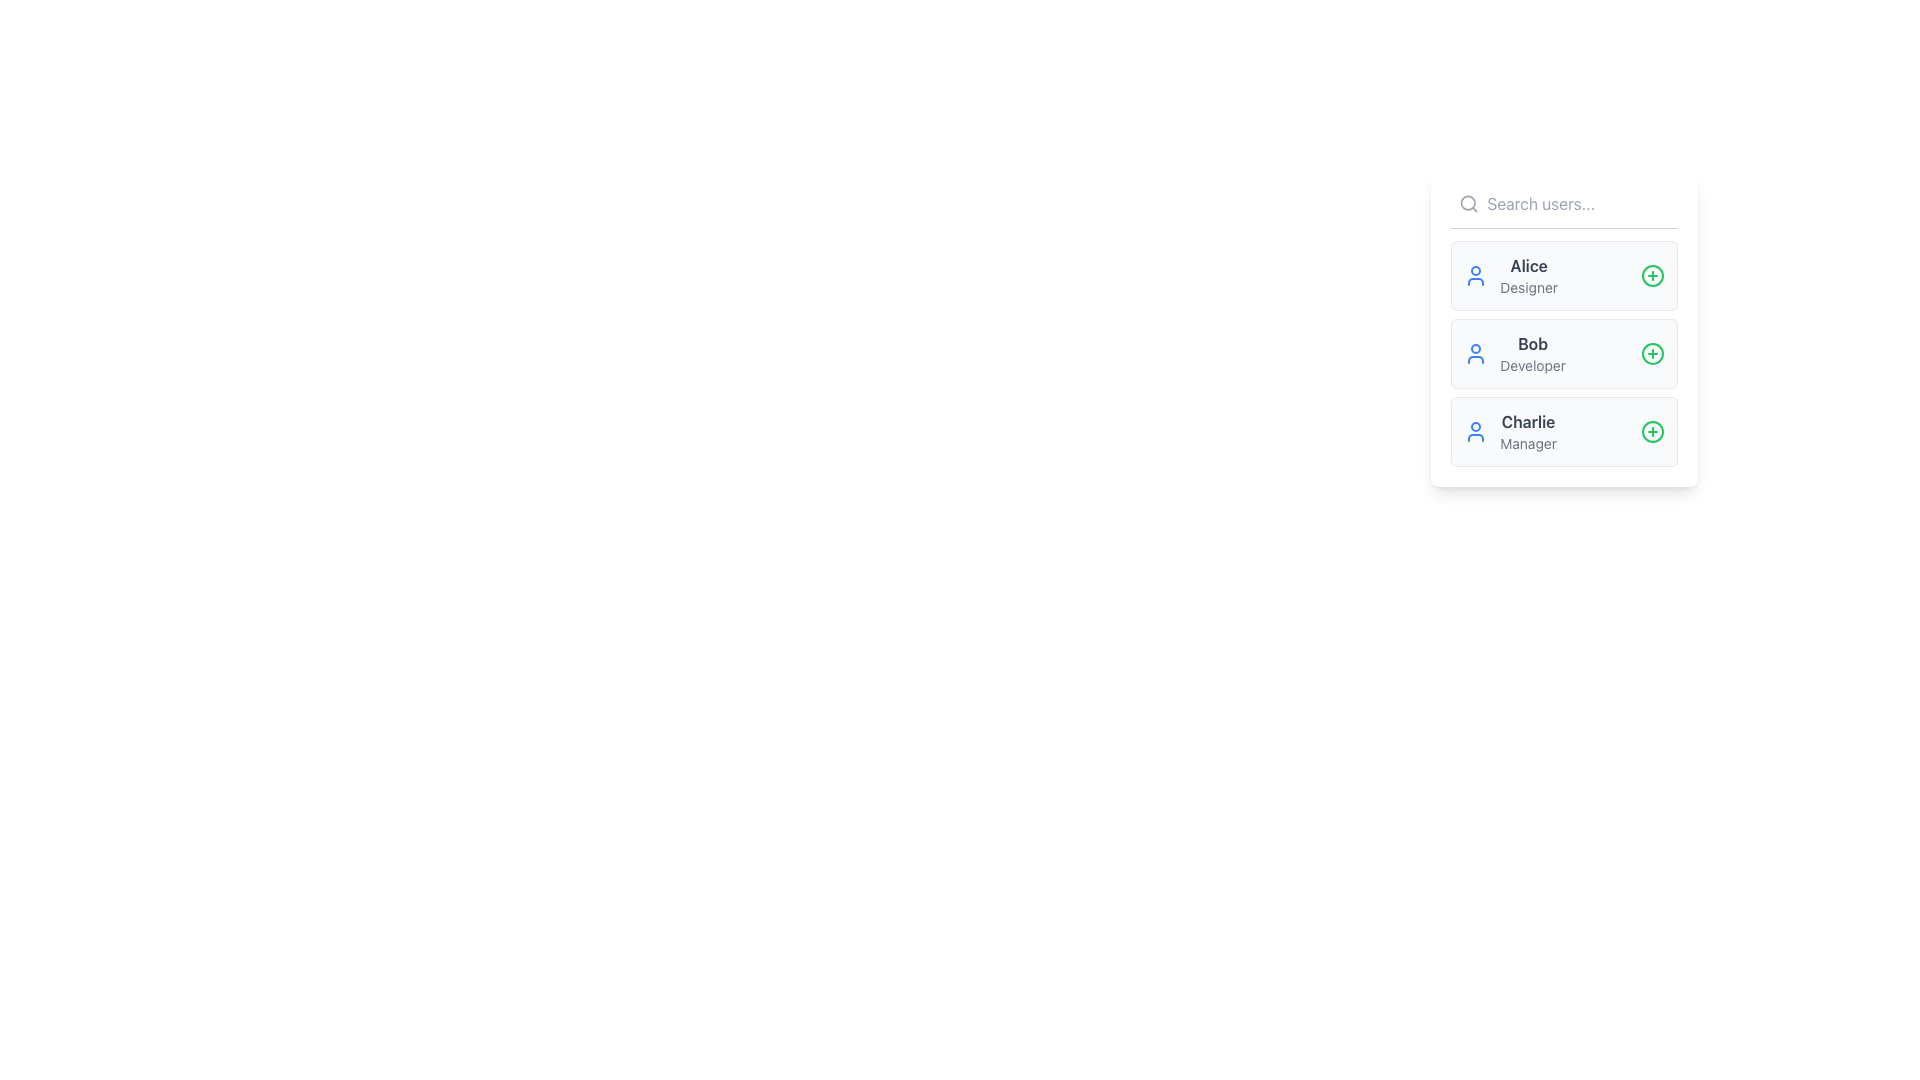 The height and width of the screenshot is (1080, 1920). What do you see at coordinates (1652, 276) in the screenshot?
I see `the circular green plus icon located to the right of the user entry labeled 'Alice' in the vertical list to receive feedback` at bounding box center [1652, 276].